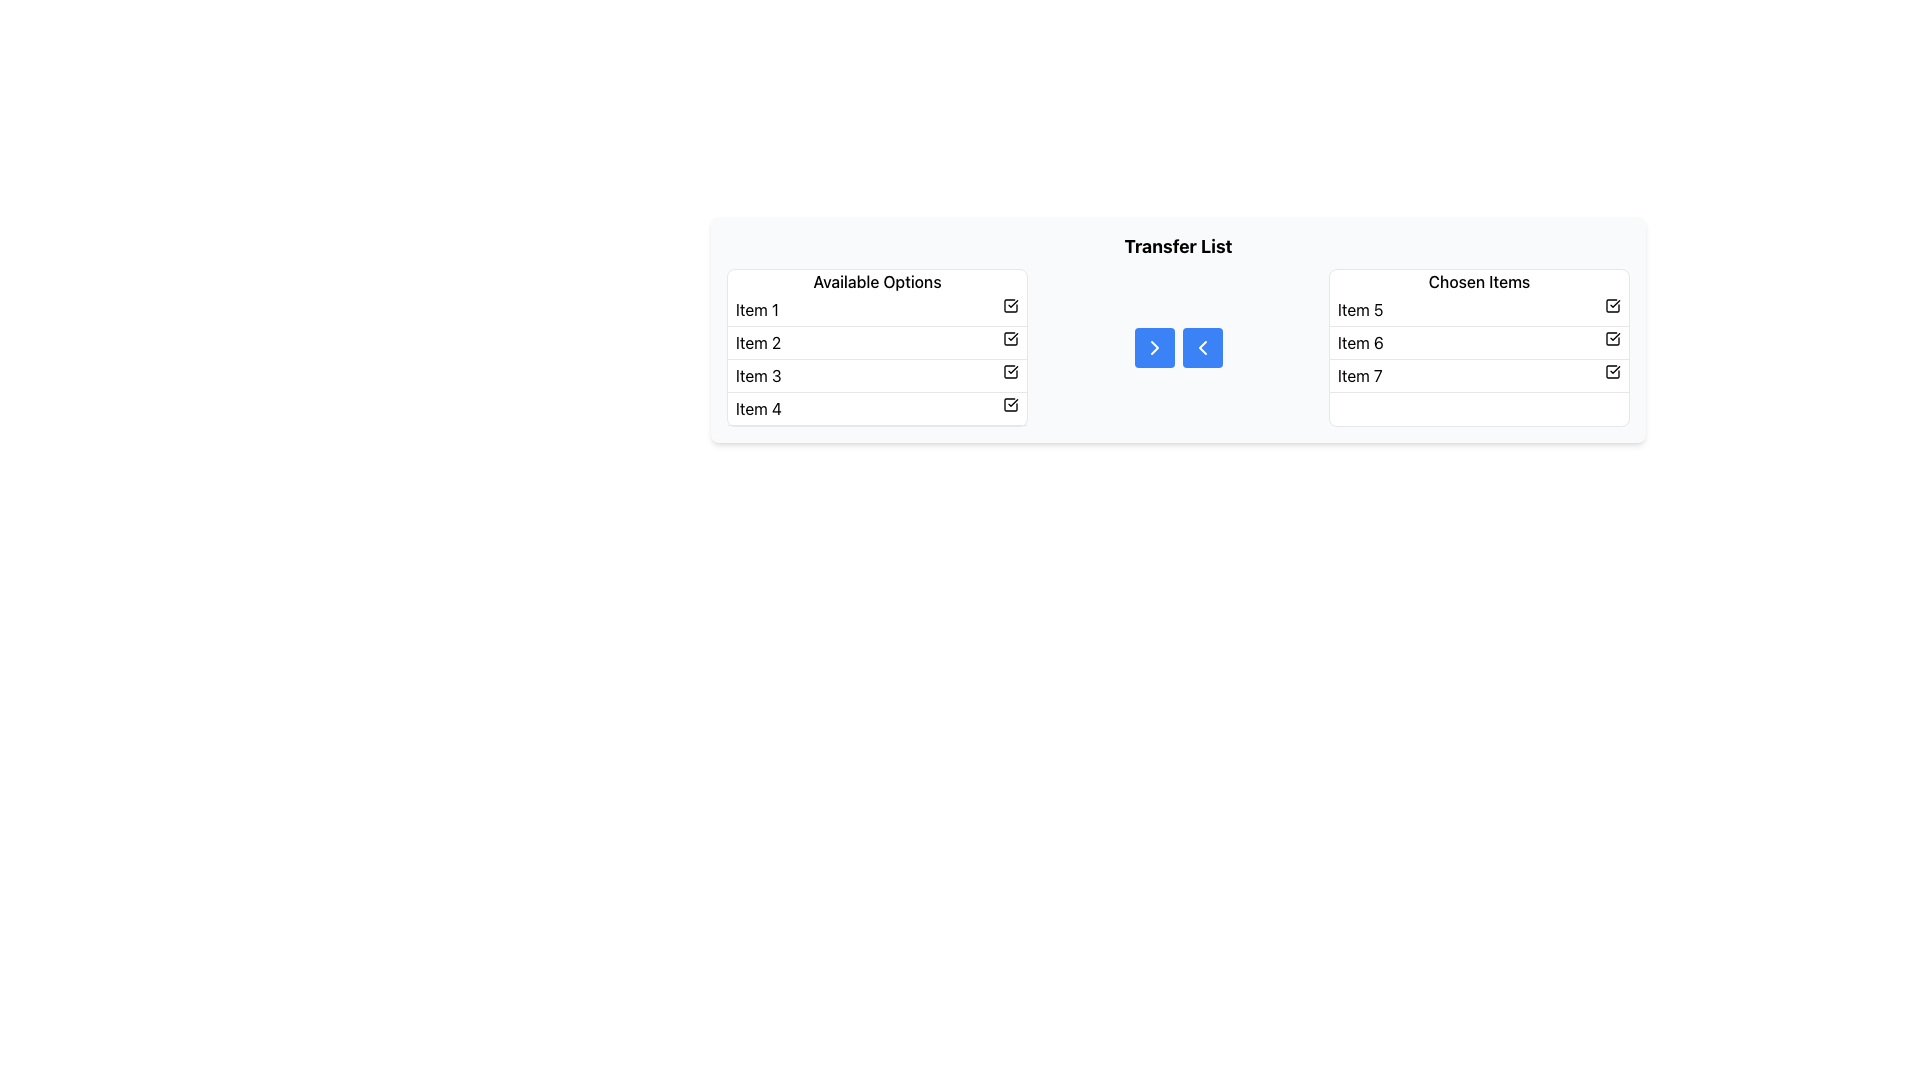  I want to click on the third row in the vertical list view labeled 'Item 3', so click(877, 376).